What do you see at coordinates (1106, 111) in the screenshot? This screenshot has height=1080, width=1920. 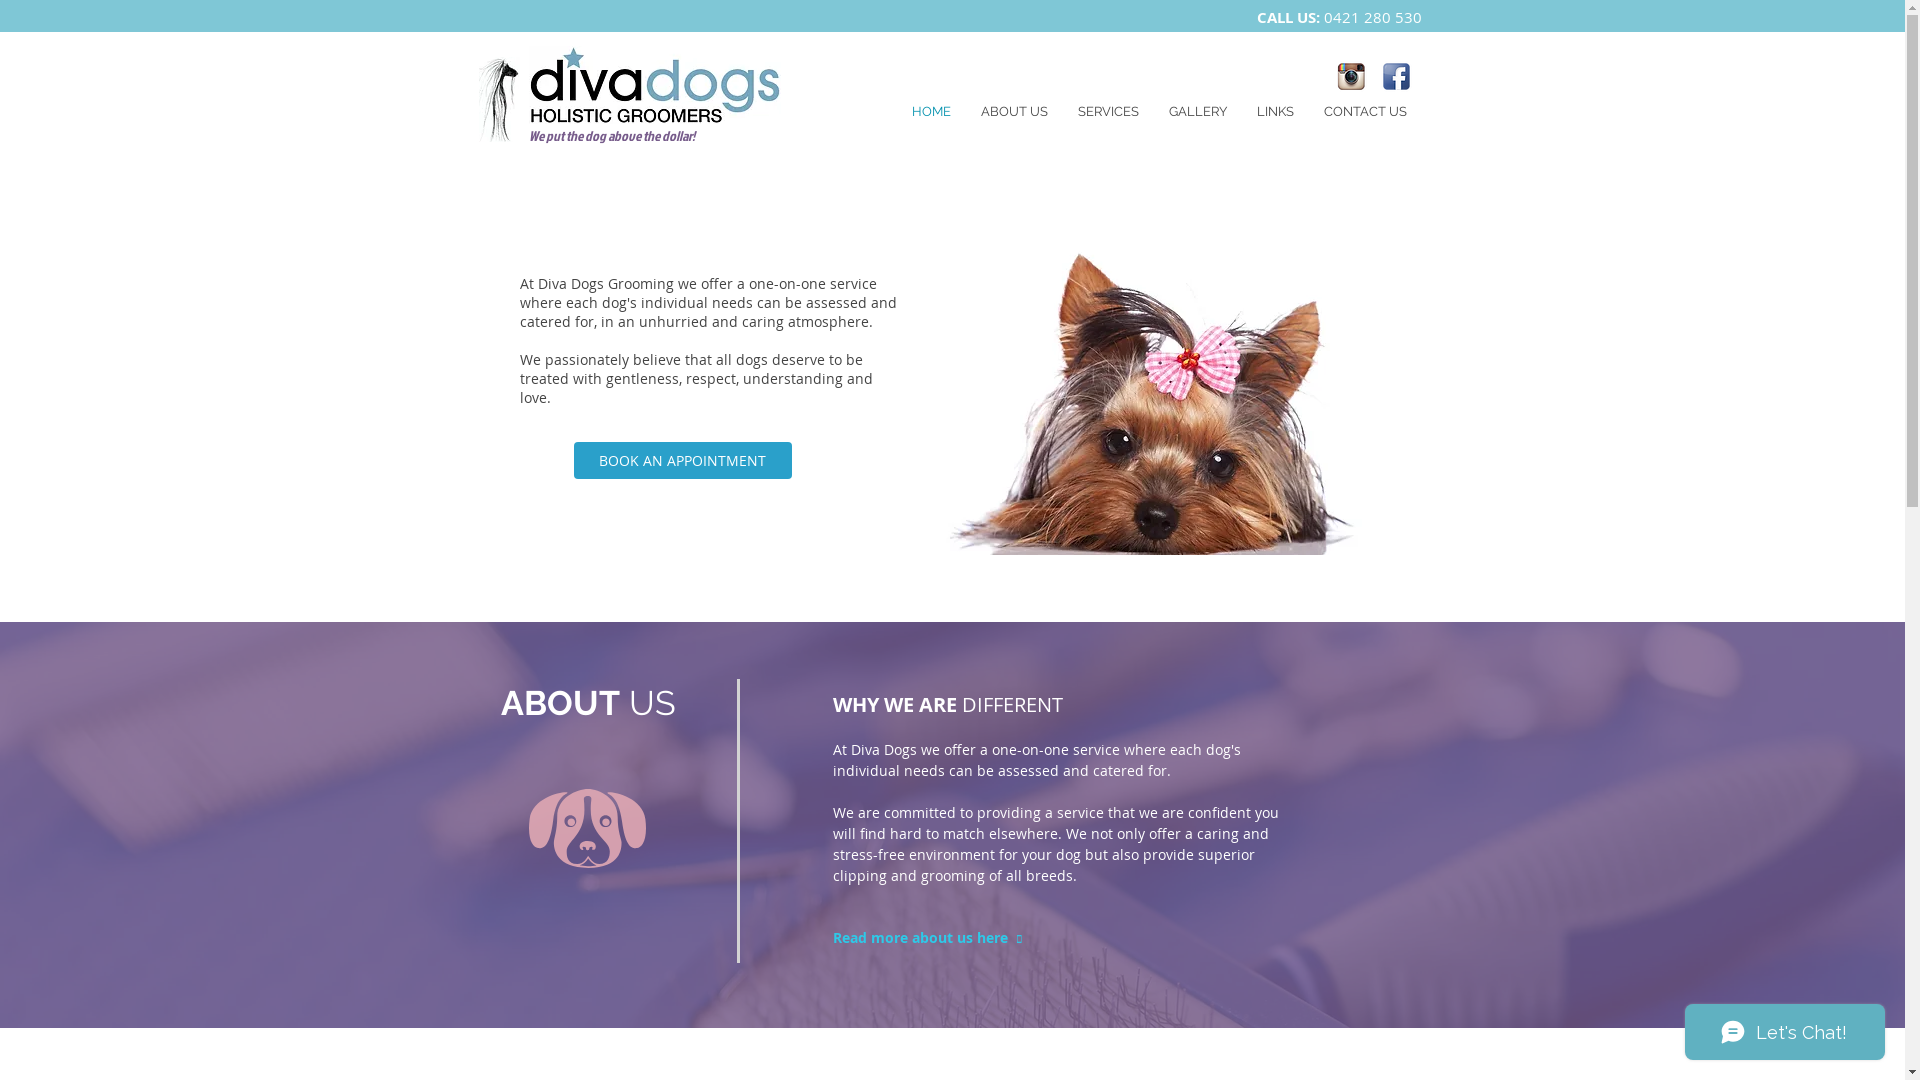 I see `'SERVICES'` at bounding box center [1106, 111].